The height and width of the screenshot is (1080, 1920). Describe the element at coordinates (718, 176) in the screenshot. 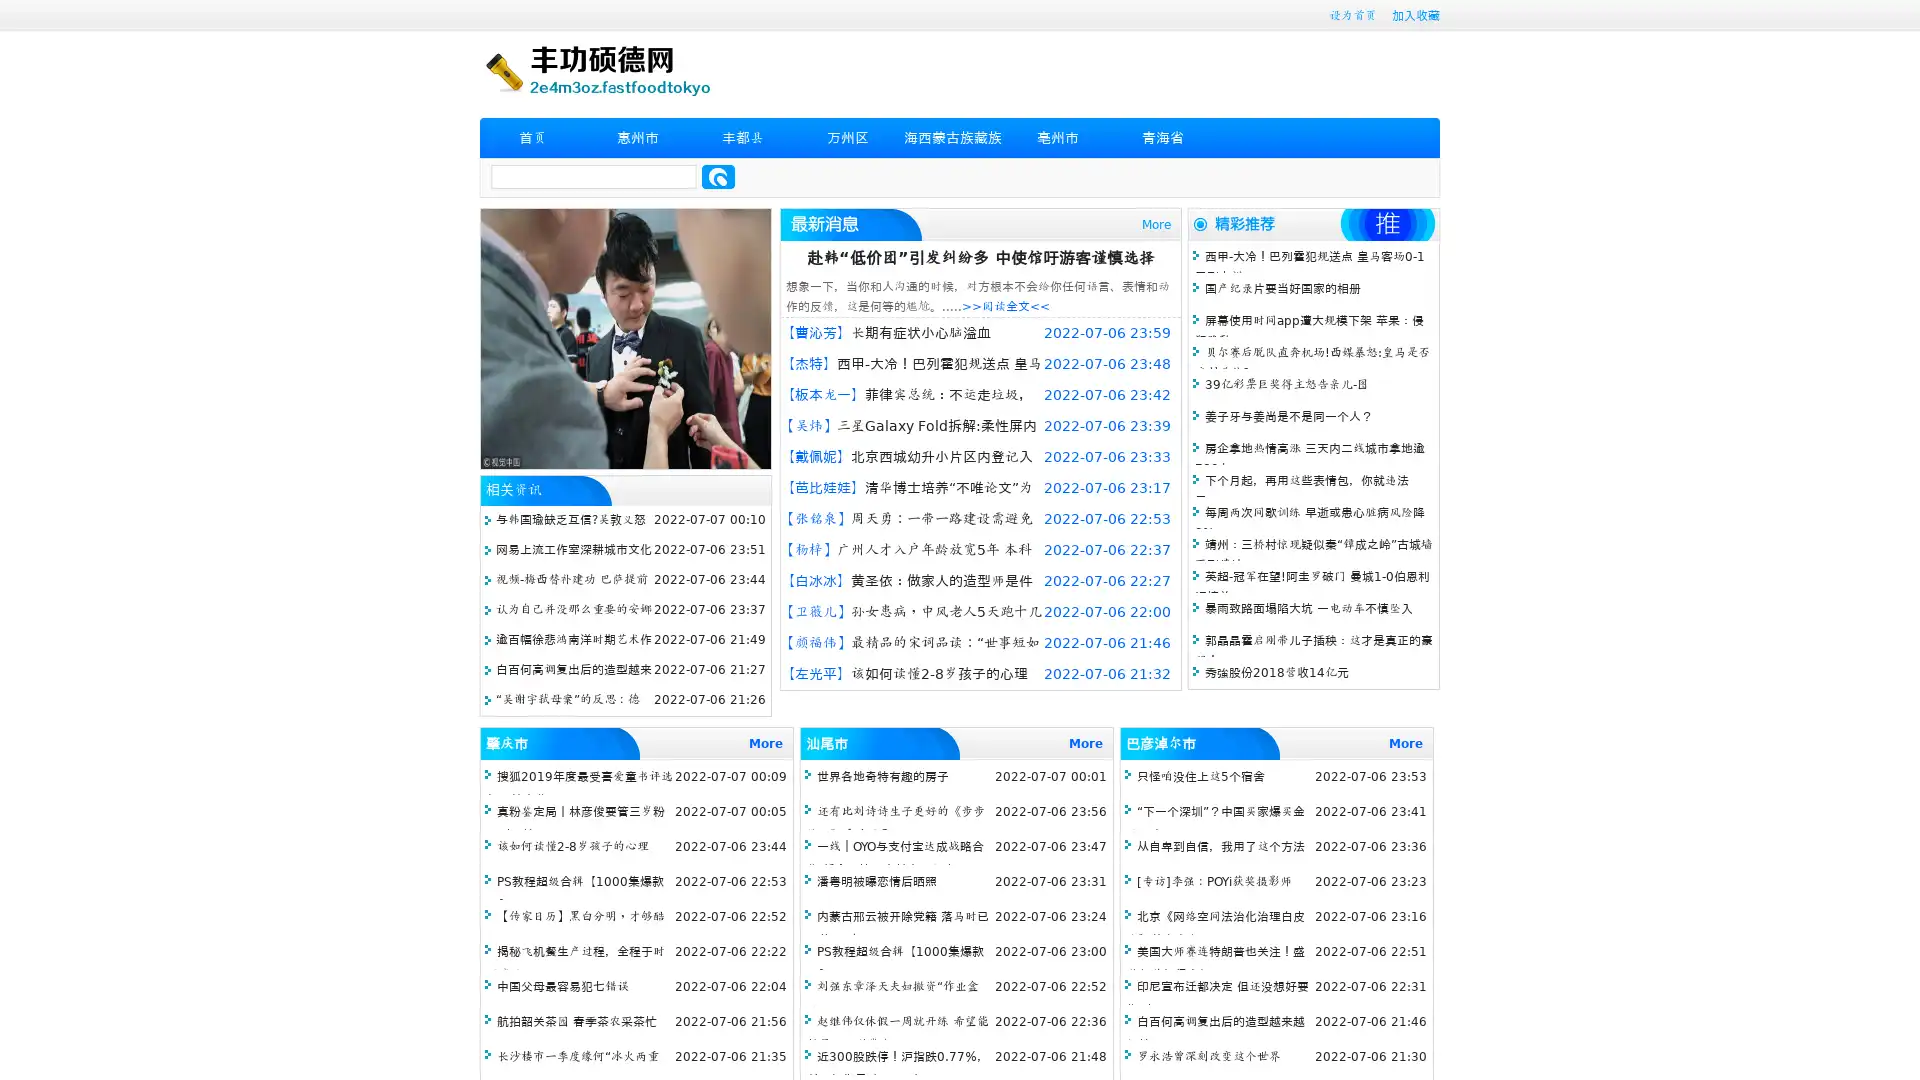

I see `Search` at that location.